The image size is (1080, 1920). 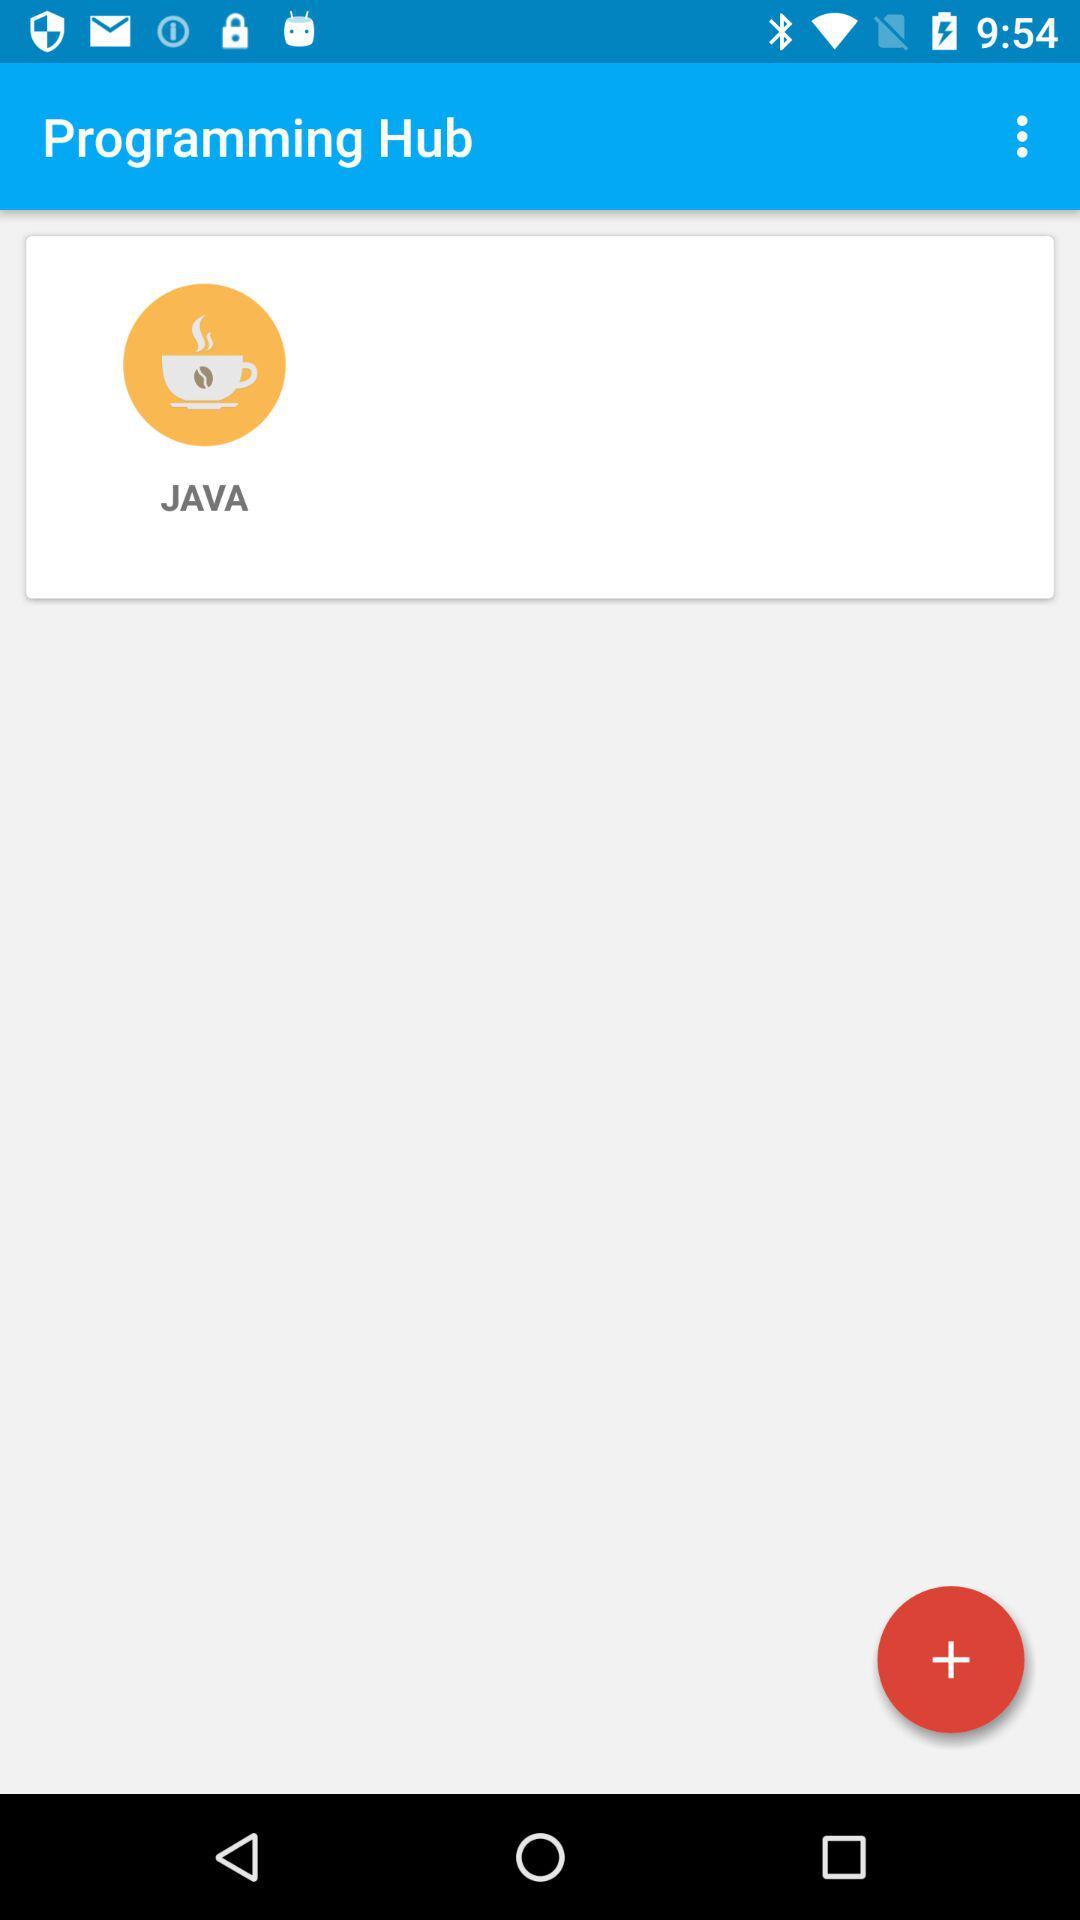 What do you see at coordinates (1027, 135) in the screenshot?
I see `item next to the programming hub icon` at bounding box center [1027, 135].